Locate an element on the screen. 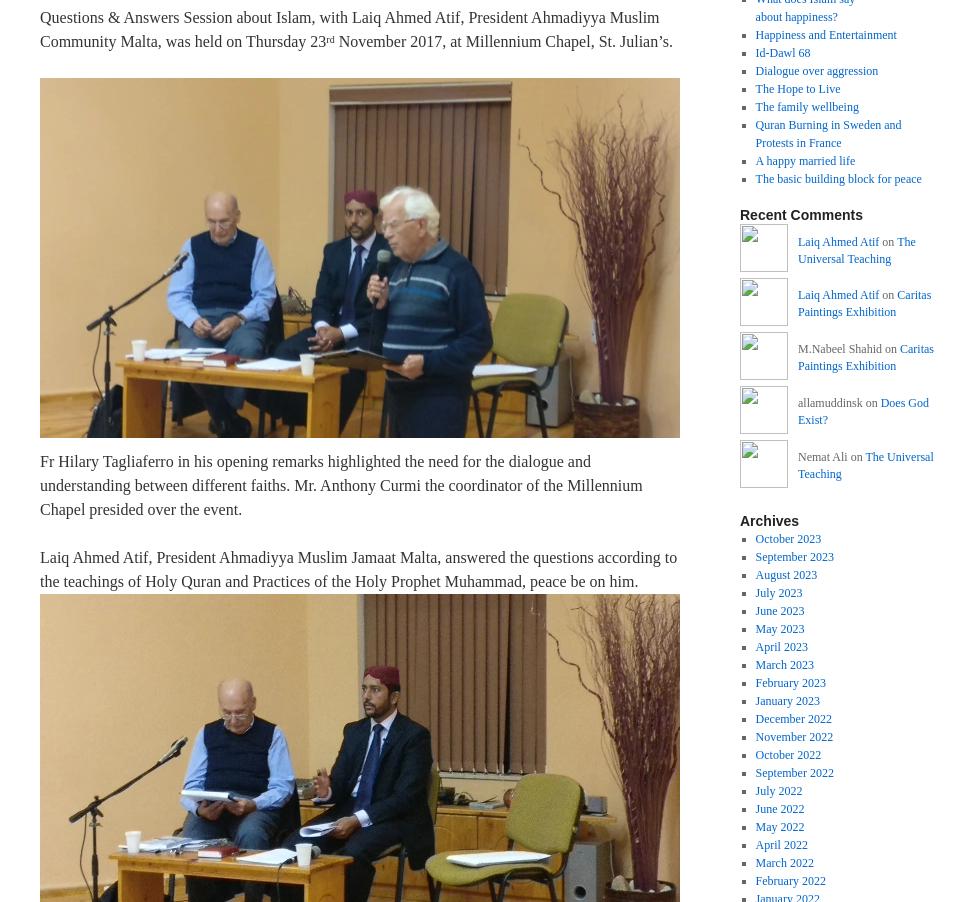 Image resolution: width=980 pixels, height=902 pixels. 'July 2023' is located at coordinates (778, 591).